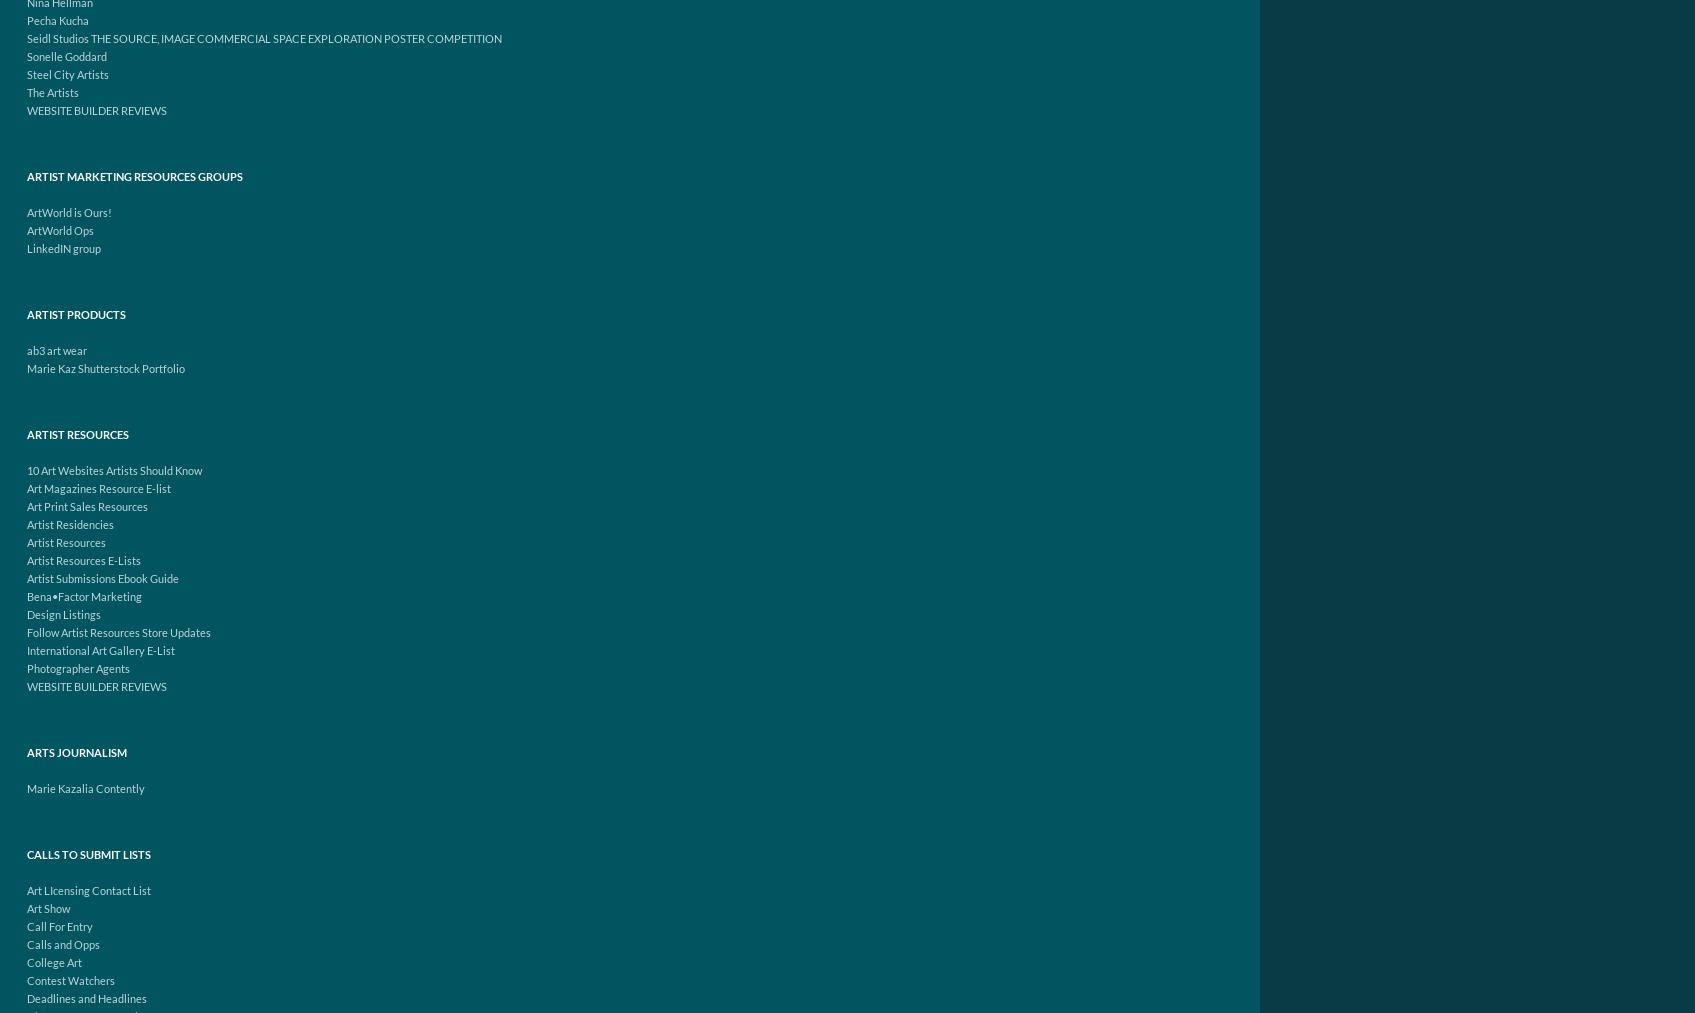 Image resolution: width=1695 pixels, height=1013 pixels. Describe the element at coordinates (75, 314) in the screenshot. I see `'Artist Products'` at that location.